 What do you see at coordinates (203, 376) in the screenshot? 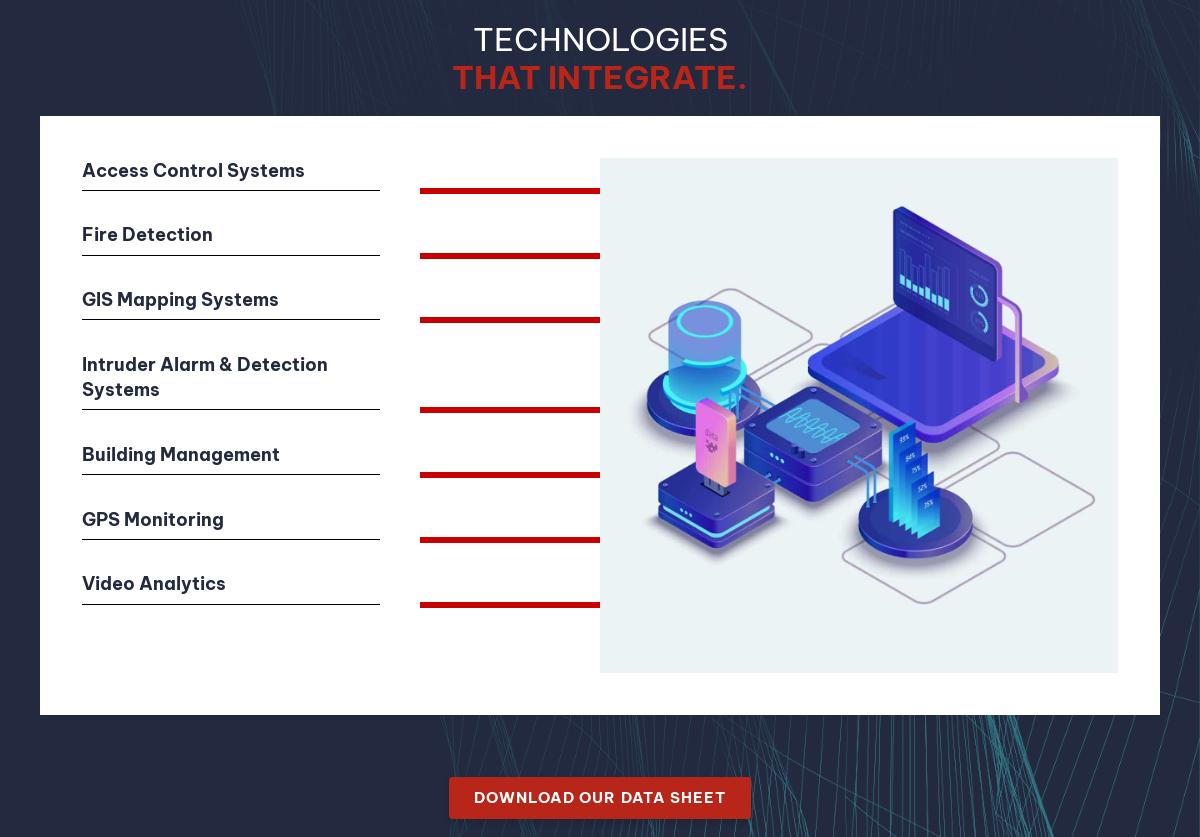
I see `'Intruder Alarm & Detection Systems'` at bounding box center [203, 376].